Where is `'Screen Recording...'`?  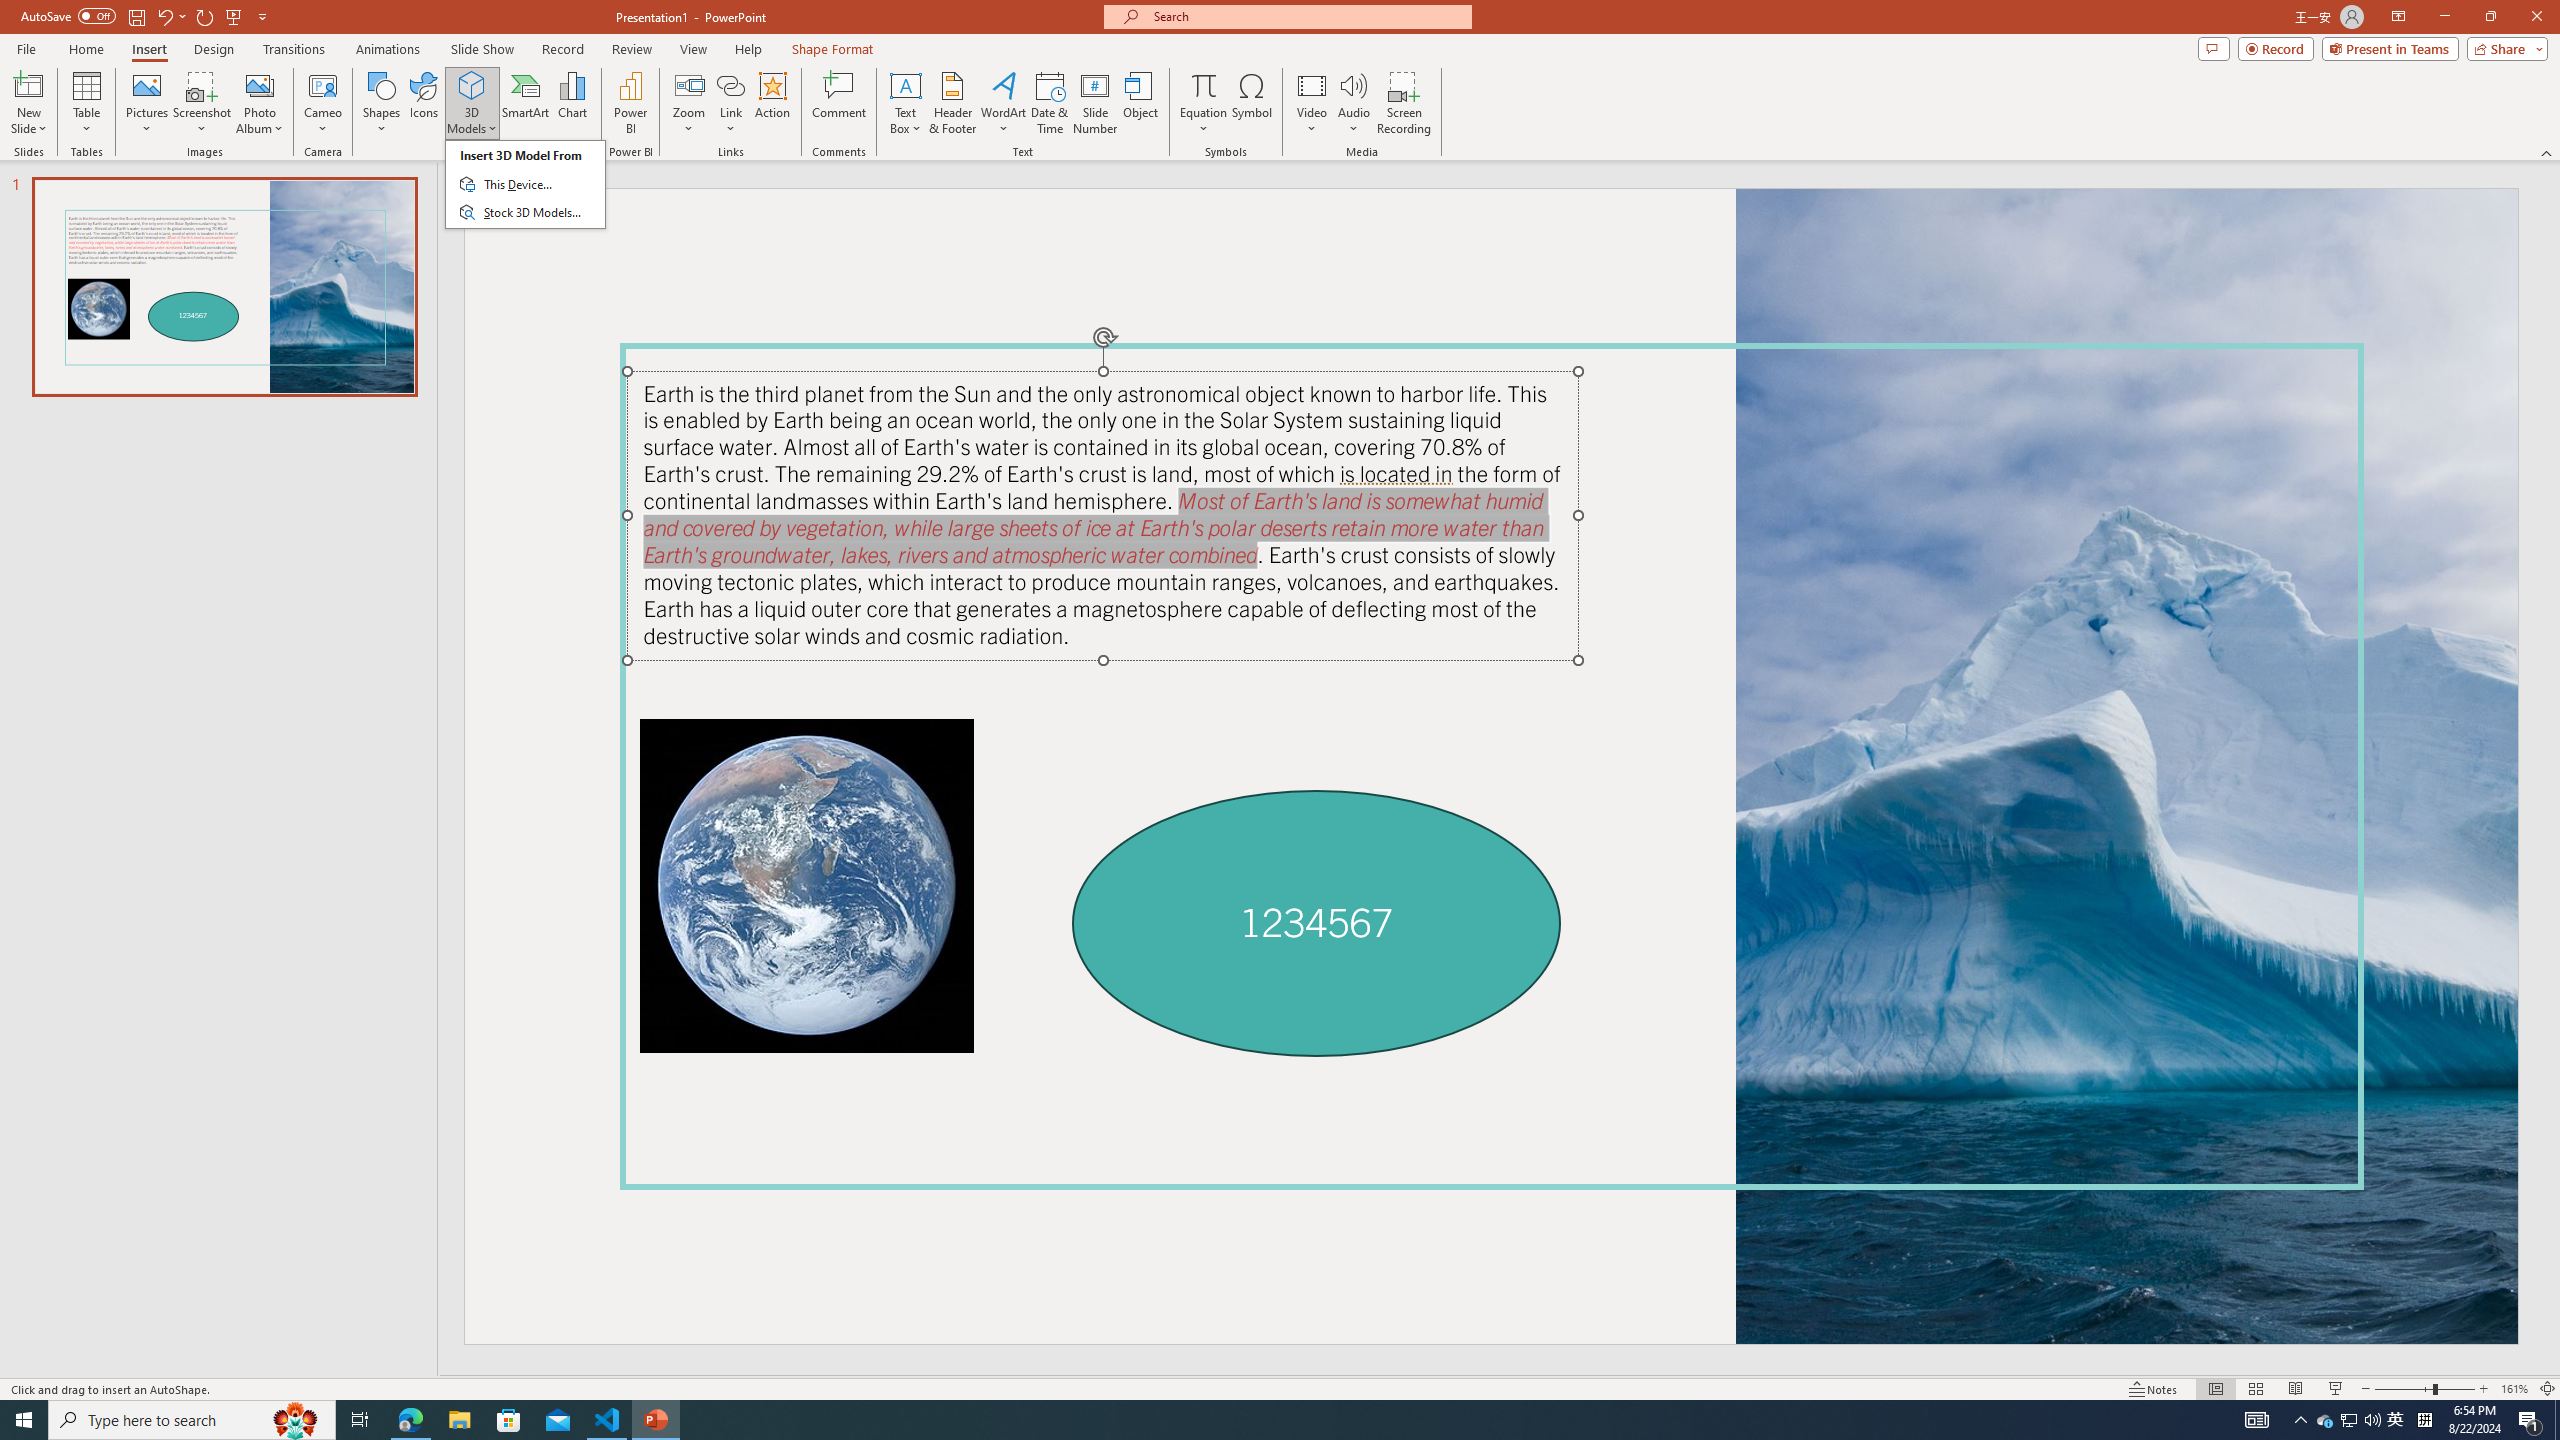
'Screen Recording...' is located at coordinates (1403, 103).